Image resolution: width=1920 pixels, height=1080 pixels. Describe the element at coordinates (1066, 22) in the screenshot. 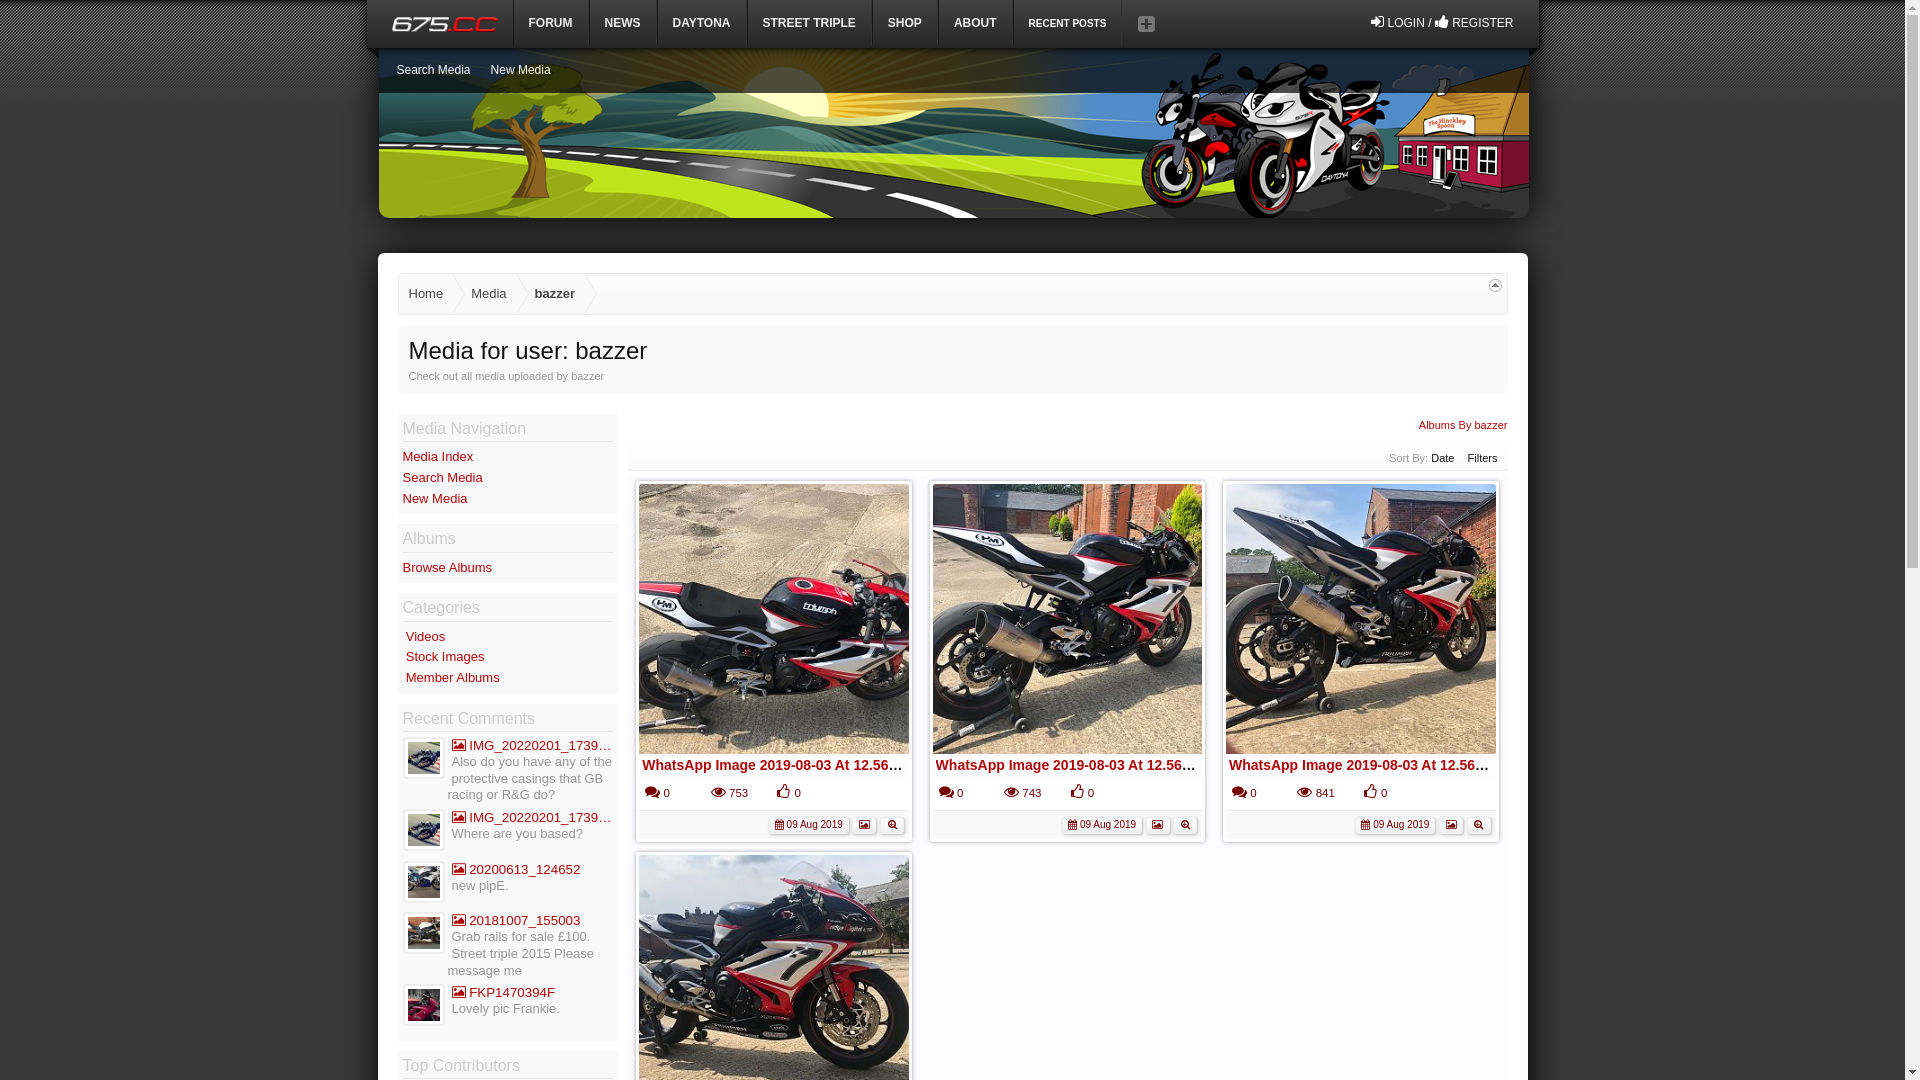

I see `'RECENT POSTS'` at that location.